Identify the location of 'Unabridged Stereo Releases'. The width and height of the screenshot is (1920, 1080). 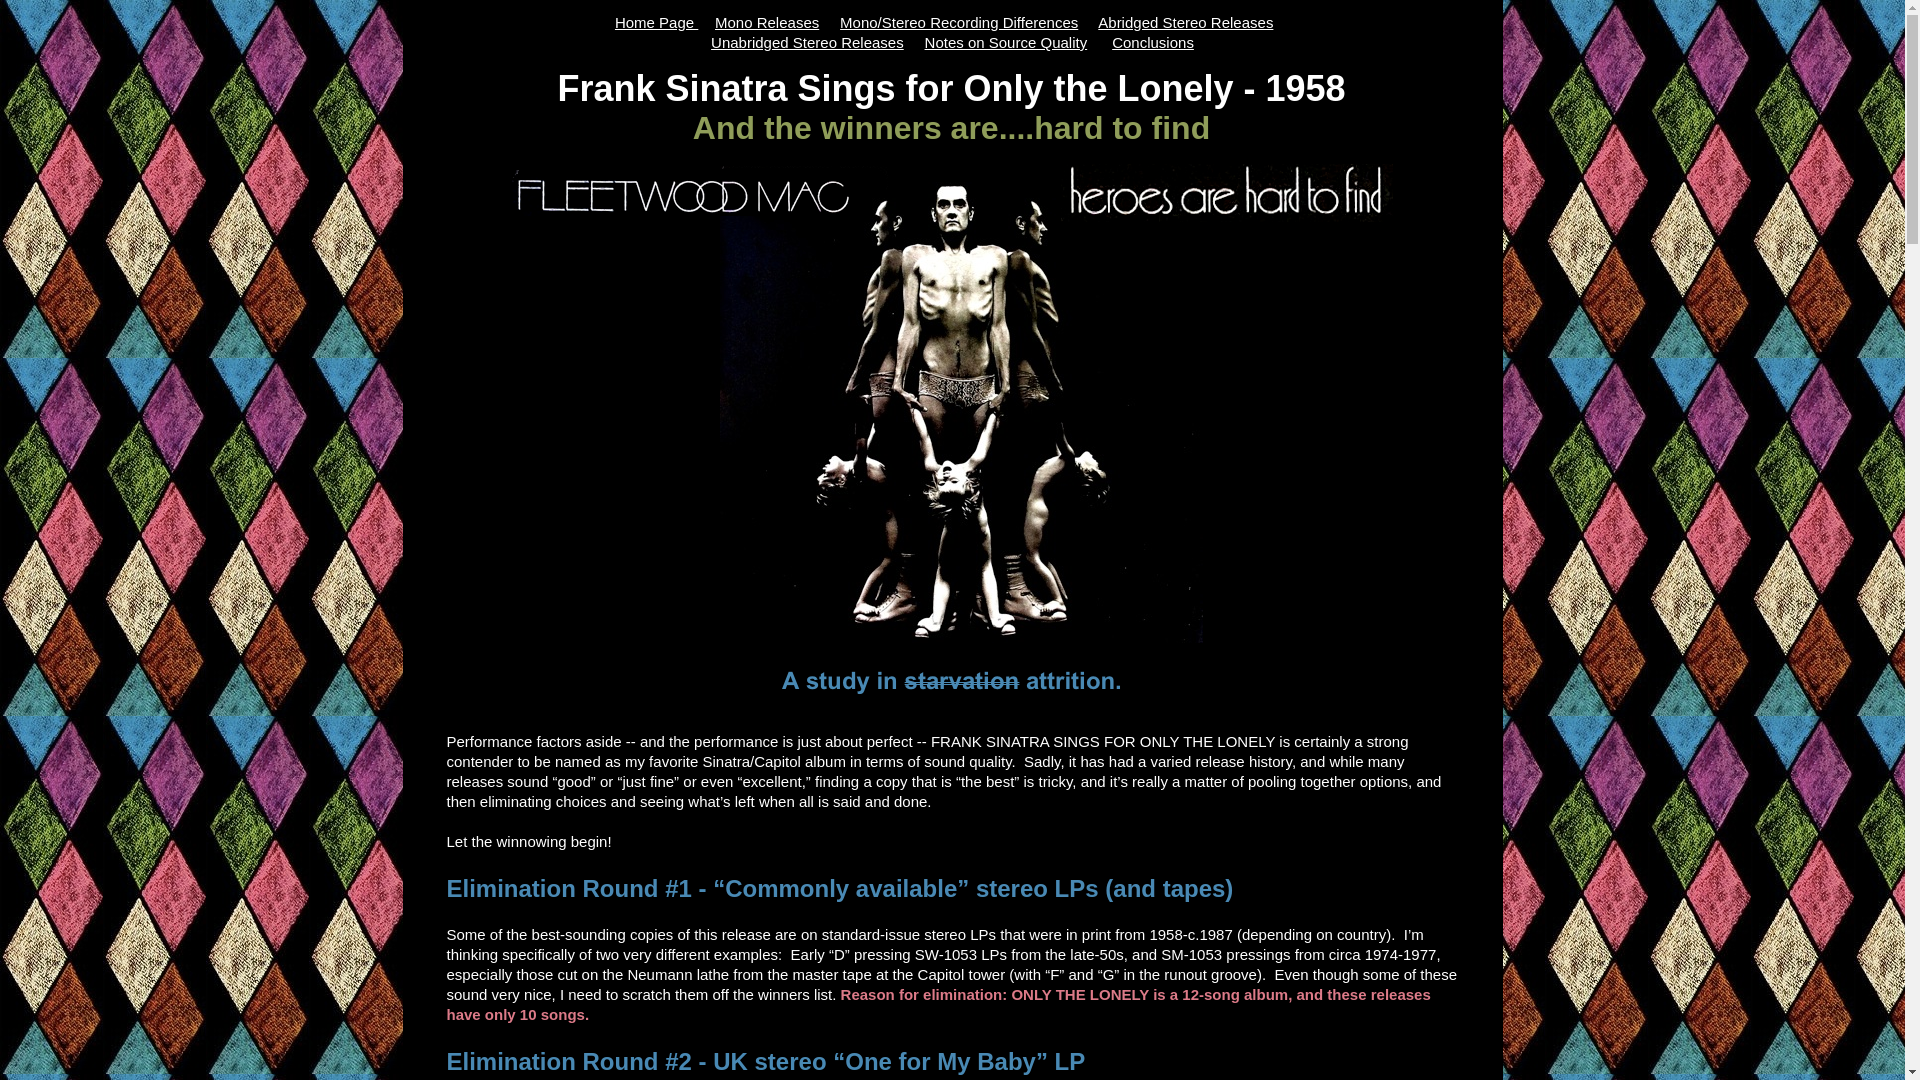
(807, 42).